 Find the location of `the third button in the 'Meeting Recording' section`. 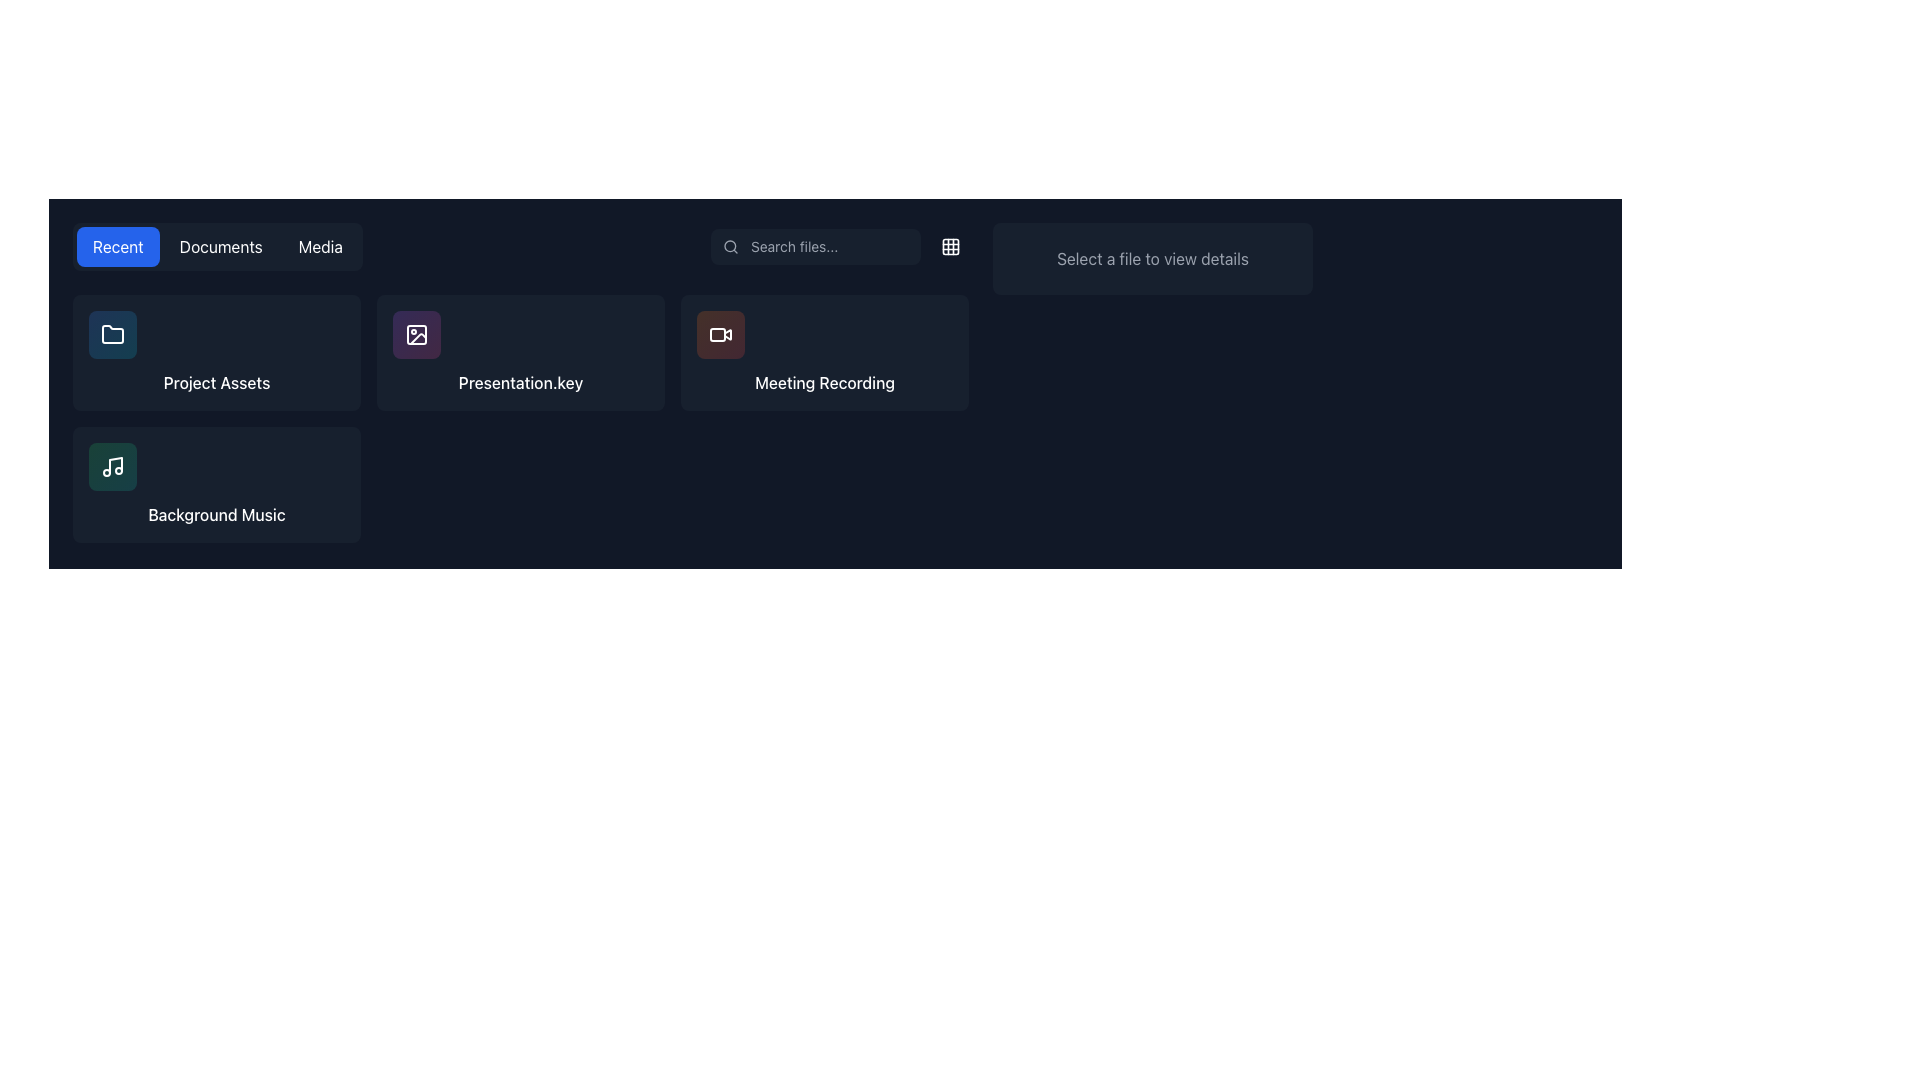

the third button in the 'Meeting Recording' section is located at coordinates (720, 334).